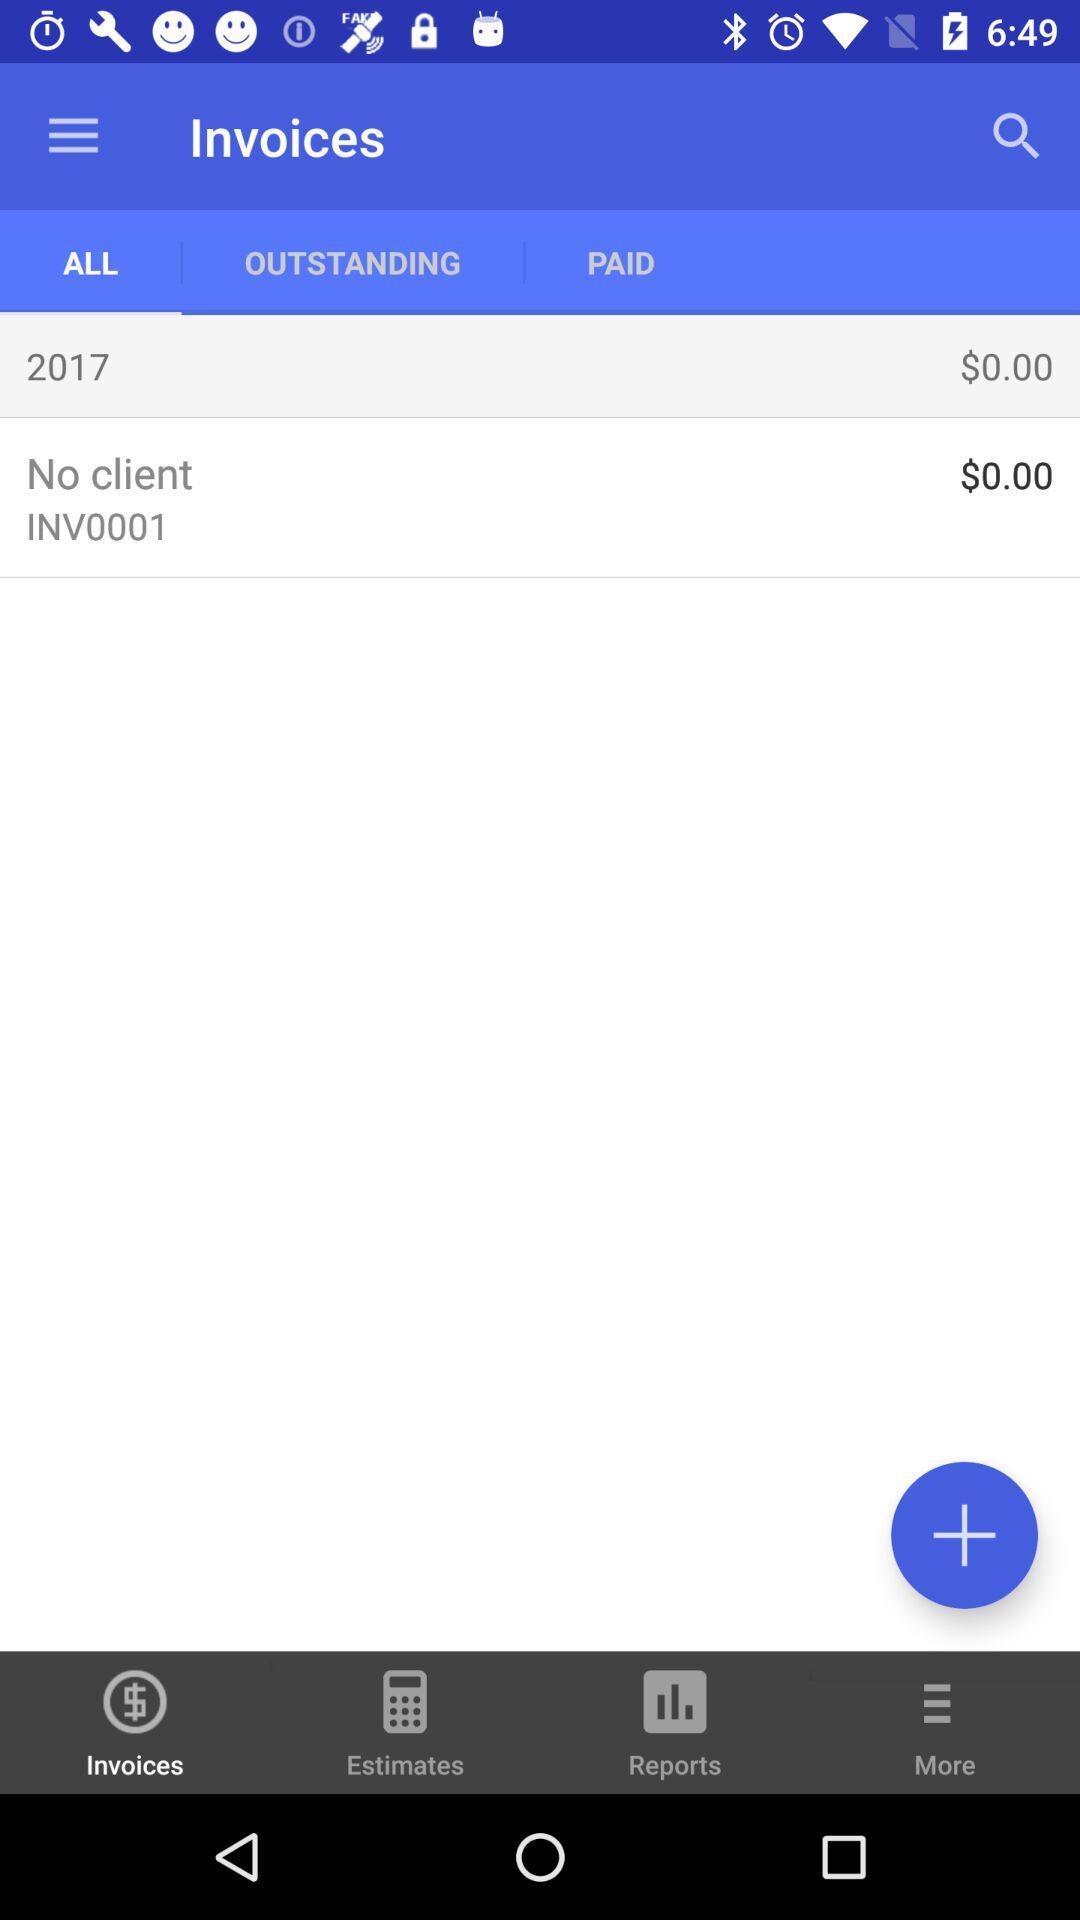  Describe the element at coordinates (620, 261) in the screenshot. I see `the app to the right of the outstanding icon` at that location.